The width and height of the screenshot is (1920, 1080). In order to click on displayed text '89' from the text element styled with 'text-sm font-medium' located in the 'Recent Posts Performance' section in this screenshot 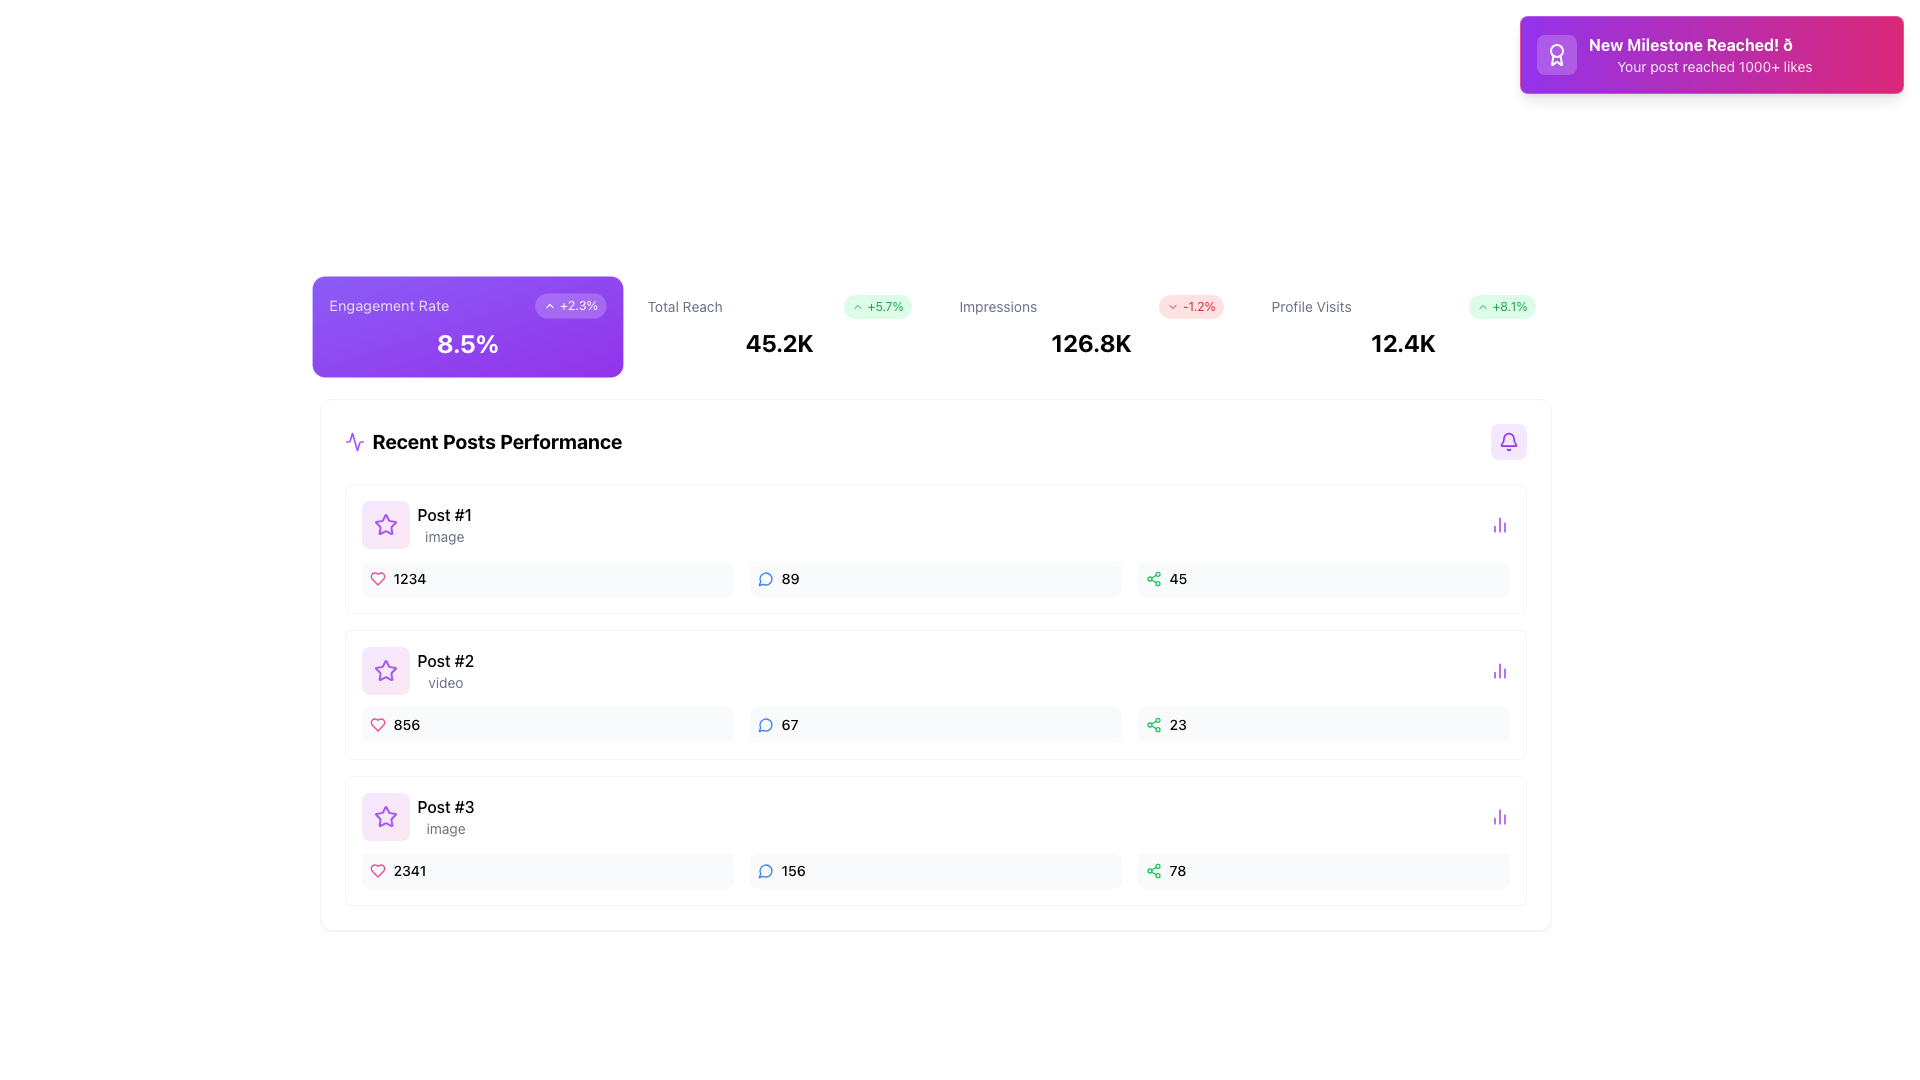, I will do `click(789, 578)`.